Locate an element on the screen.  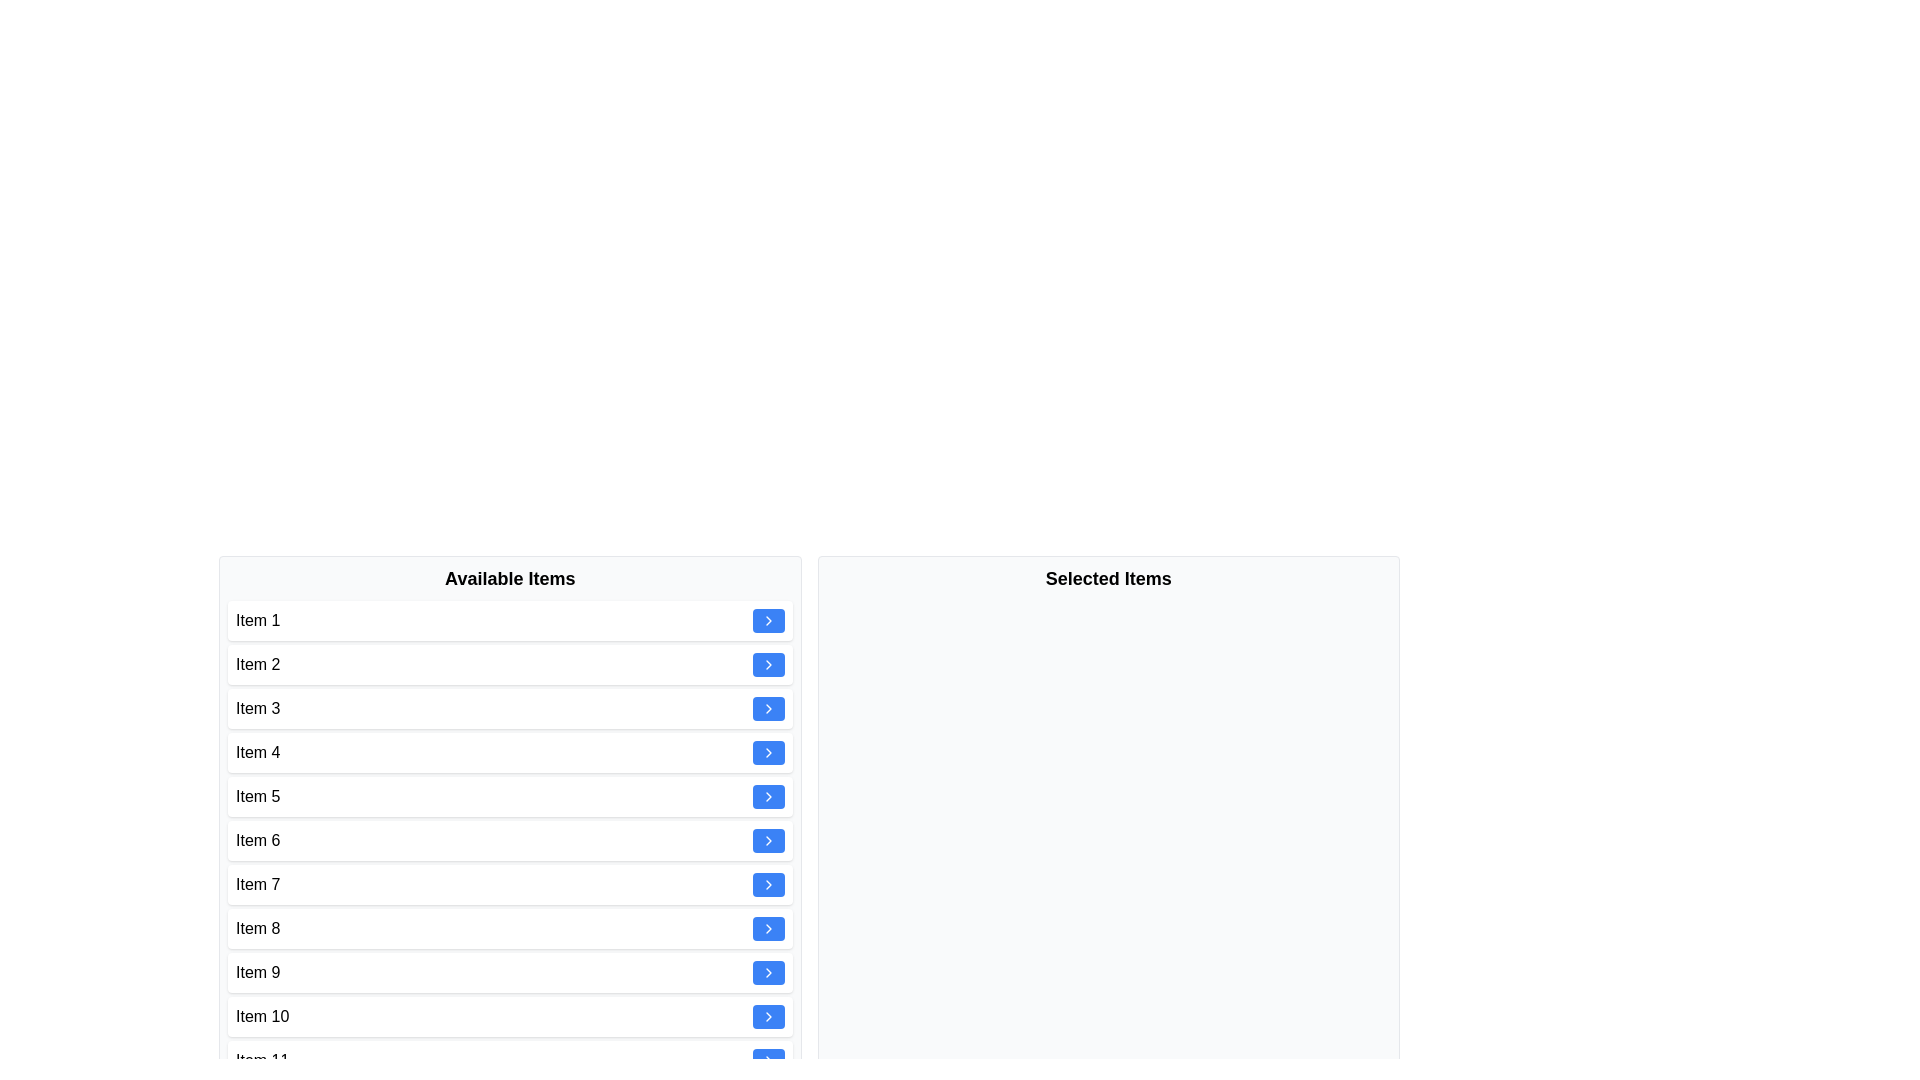
the SVG icon within the button in the 5th row of the 'Available Items' list is located at coordinates (767, 752).